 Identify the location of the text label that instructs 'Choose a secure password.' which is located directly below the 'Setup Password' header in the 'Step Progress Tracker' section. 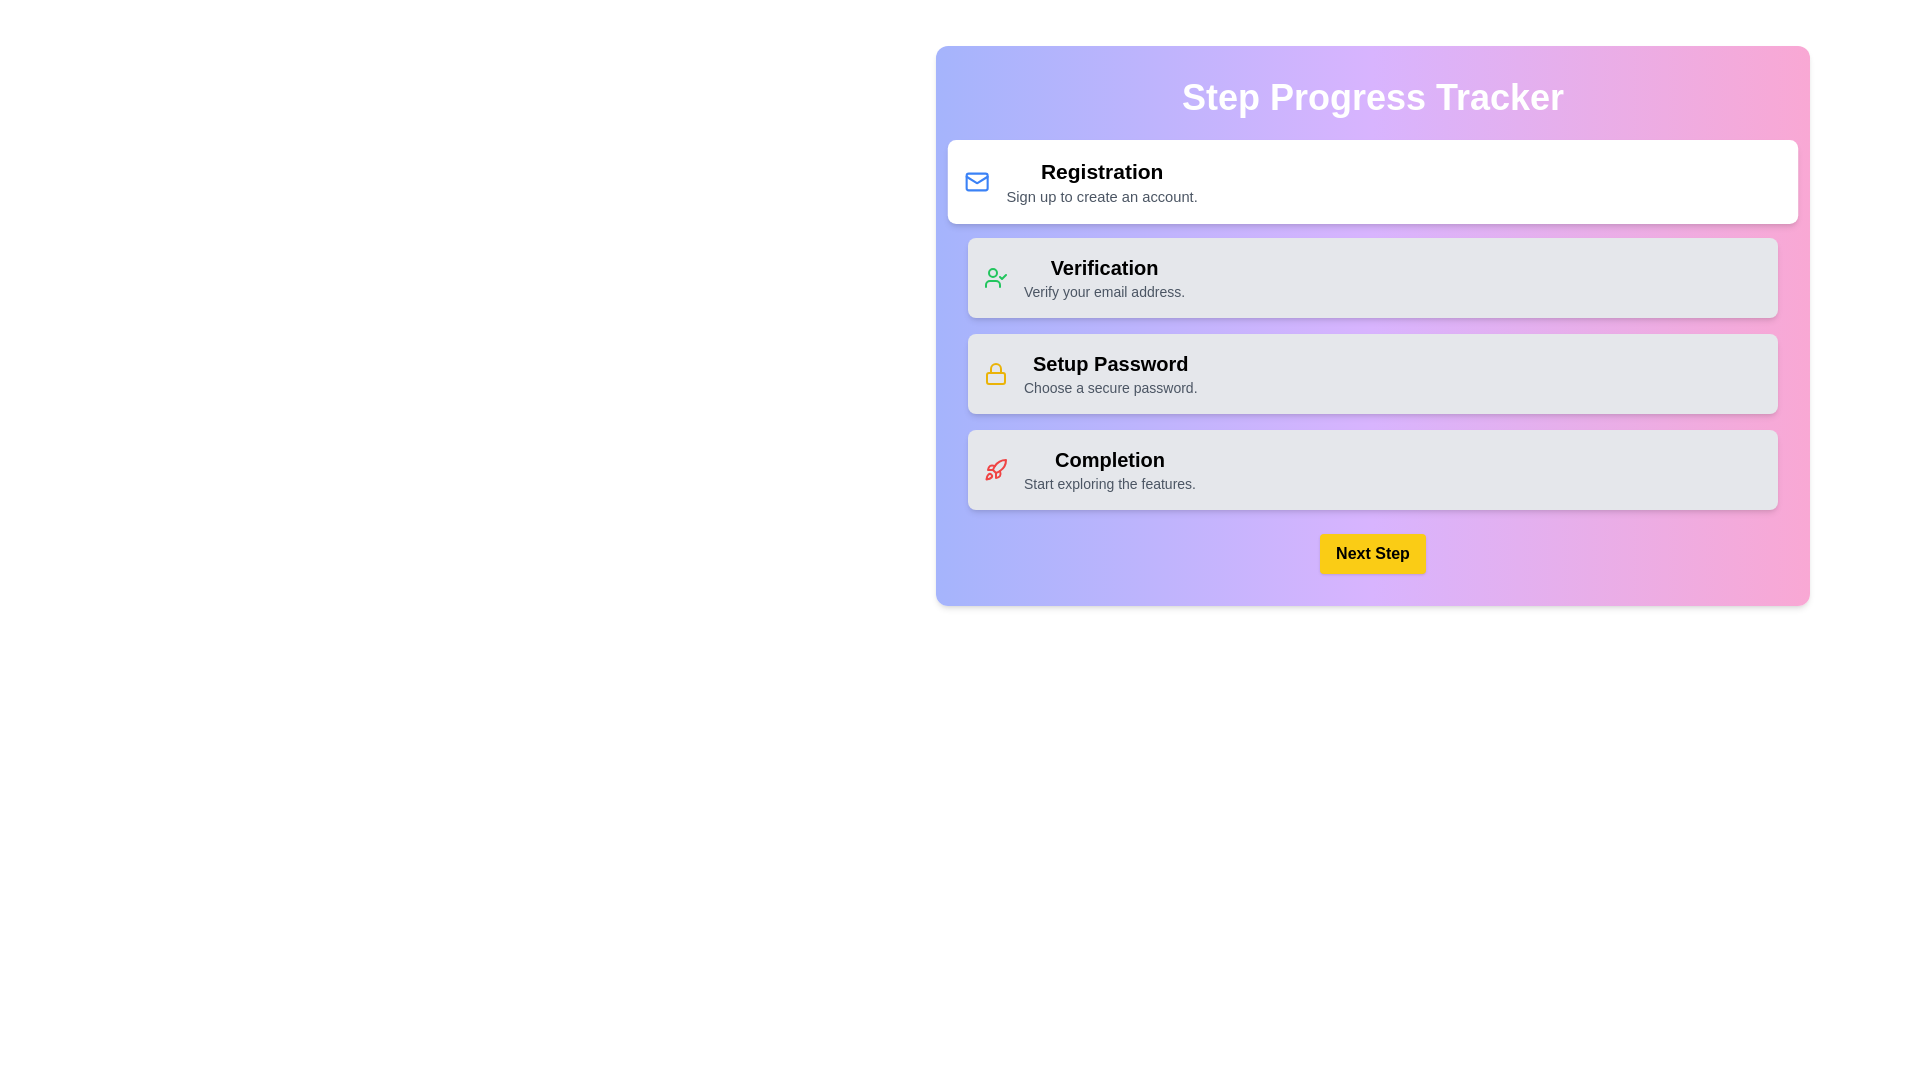
(1109, 388).